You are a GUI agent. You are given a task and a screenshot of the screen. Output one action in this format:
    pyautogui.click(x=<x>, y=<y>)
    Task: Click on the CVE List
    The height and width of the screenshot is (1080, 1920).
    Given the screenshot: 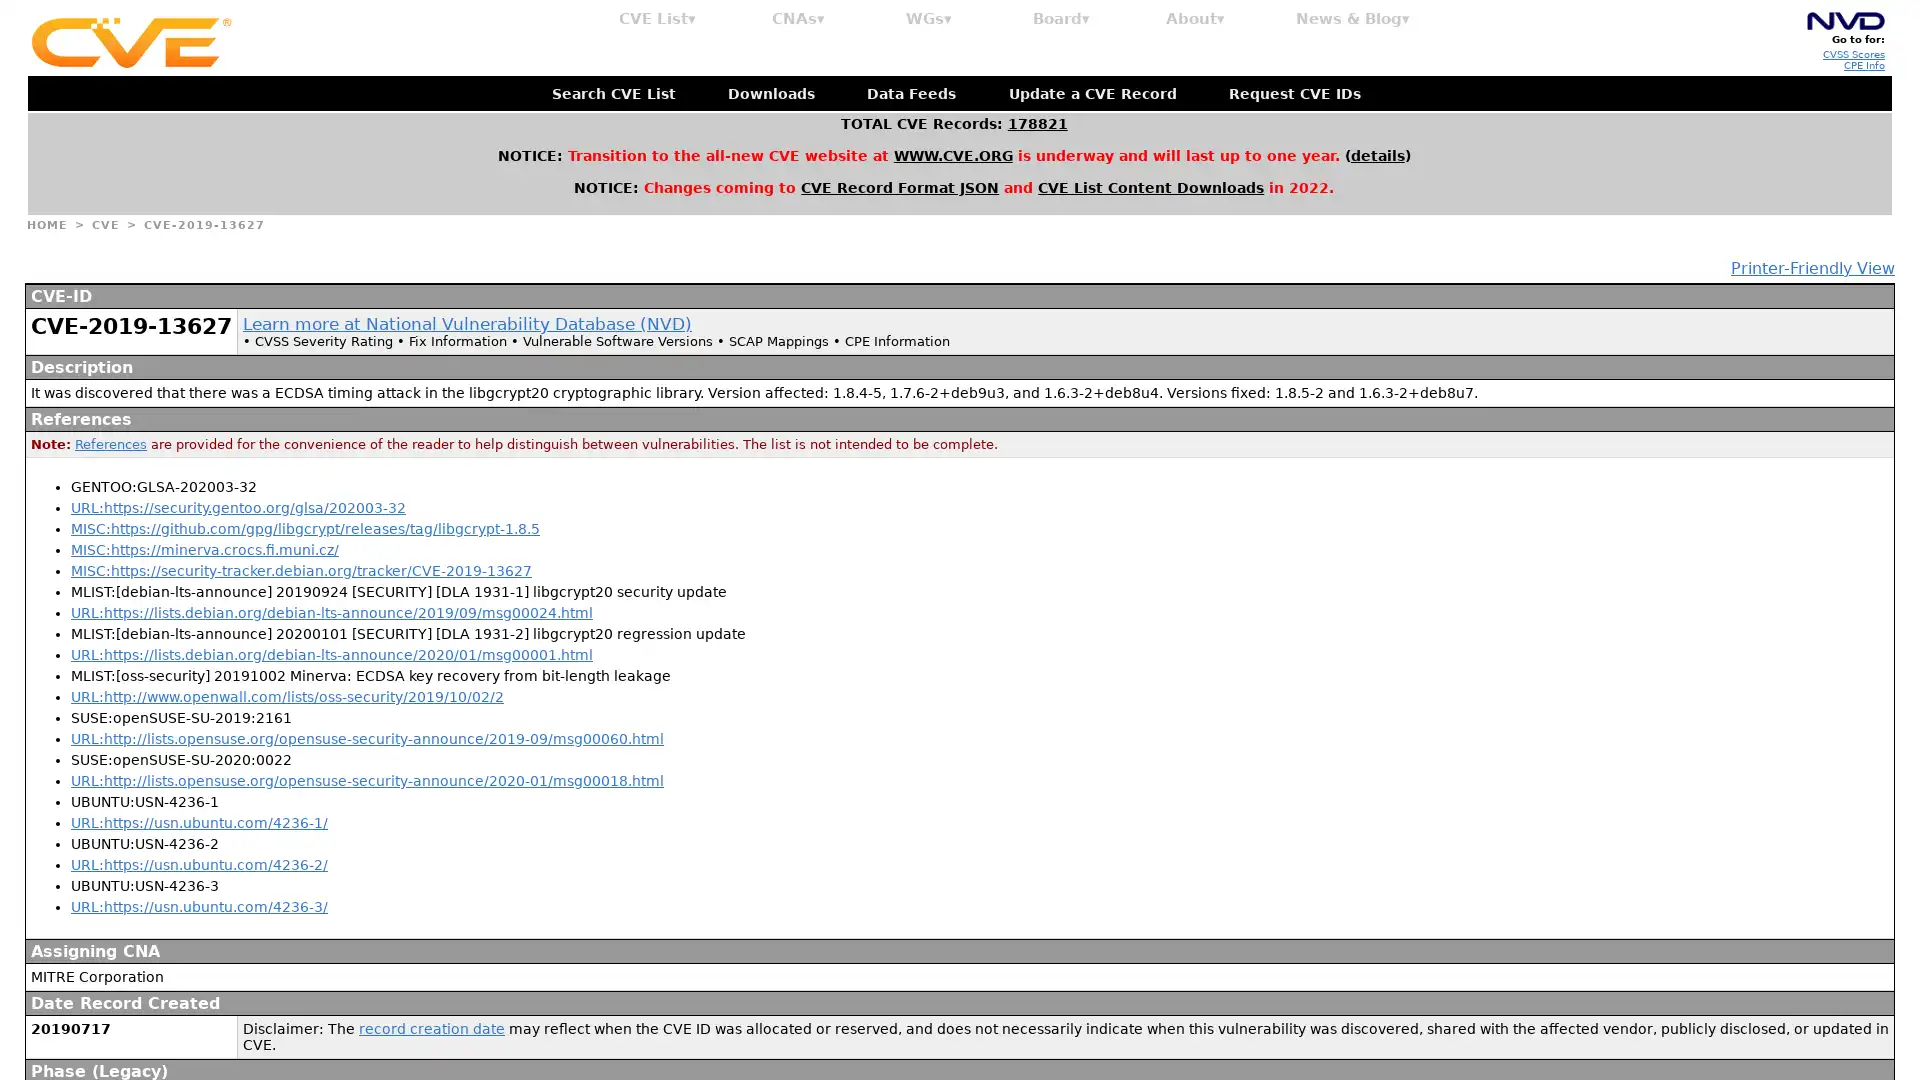 What is the action you would take?
    pyautogui.click(x=657, y=19)
    